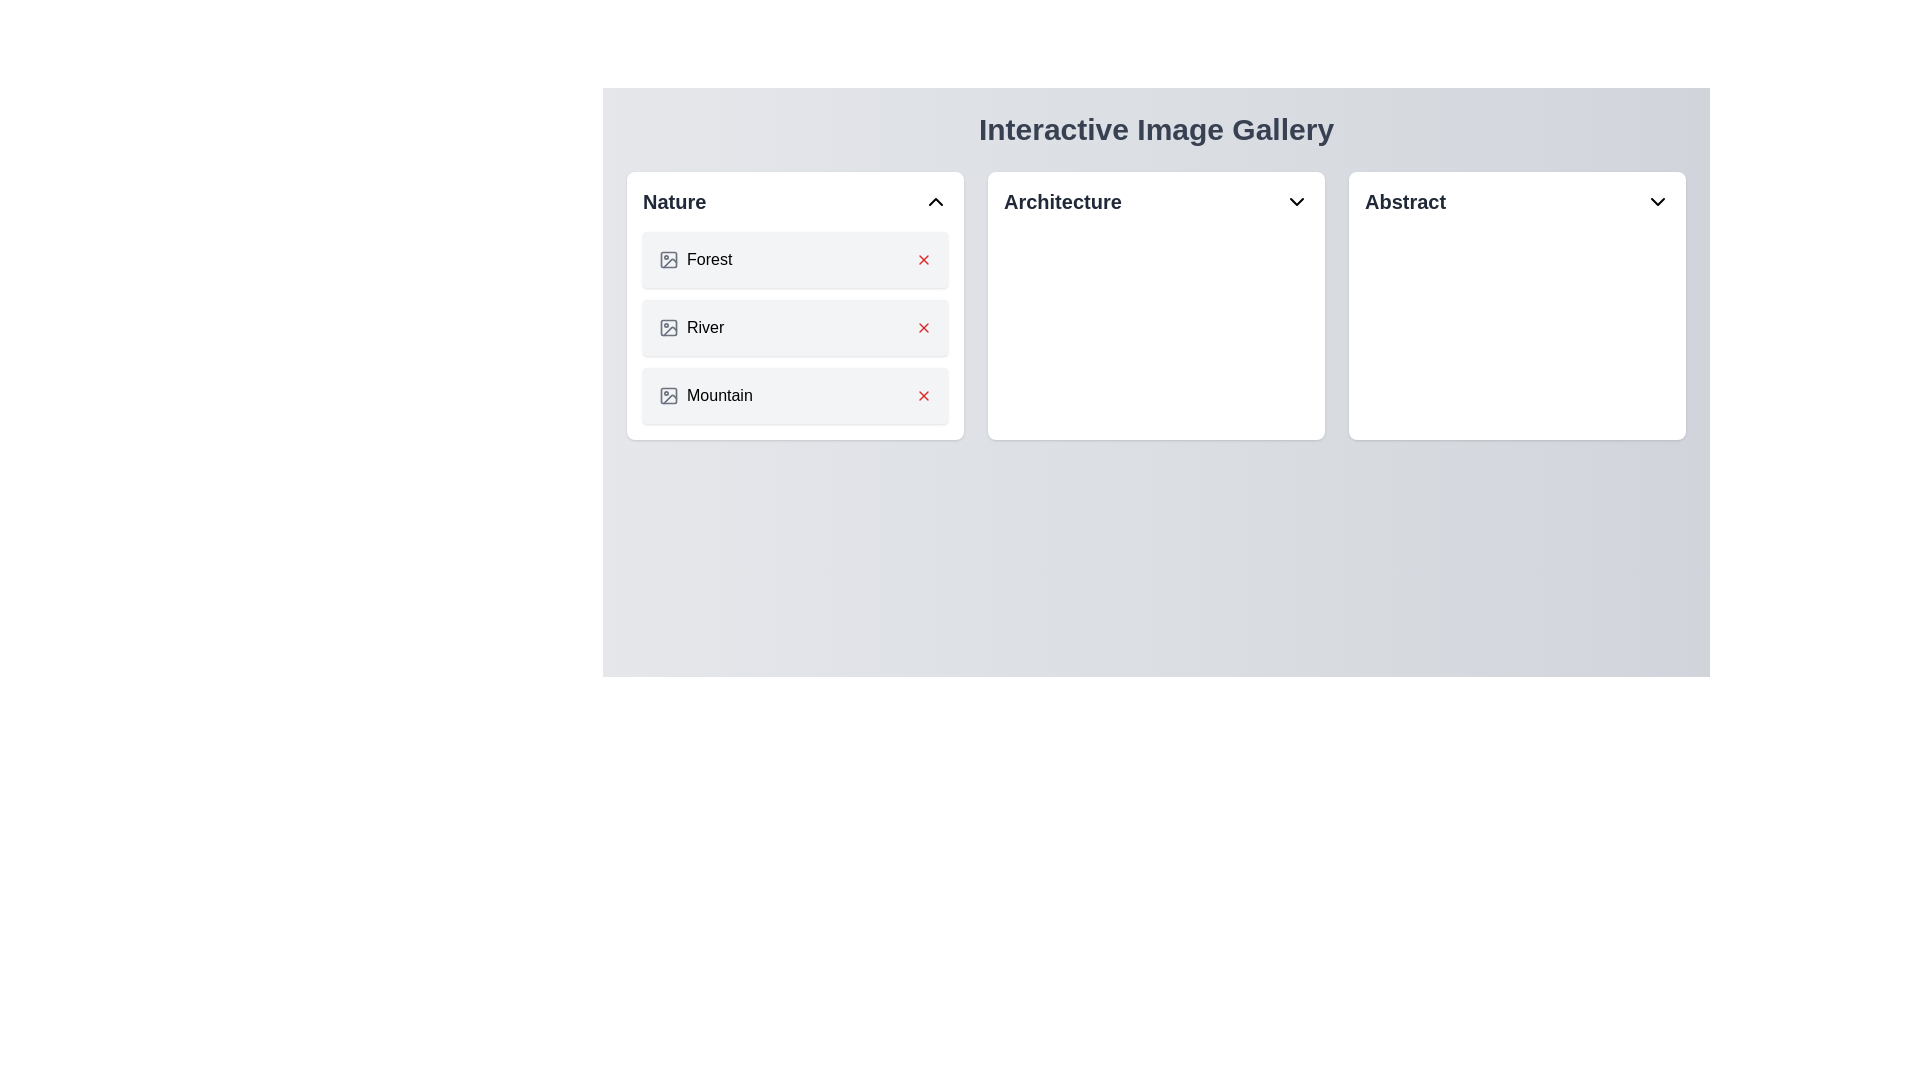  I want to click on the 'River' text label, which is the second item under the 'Nature' category, located in the far left column of the interface, so click(705, 326).